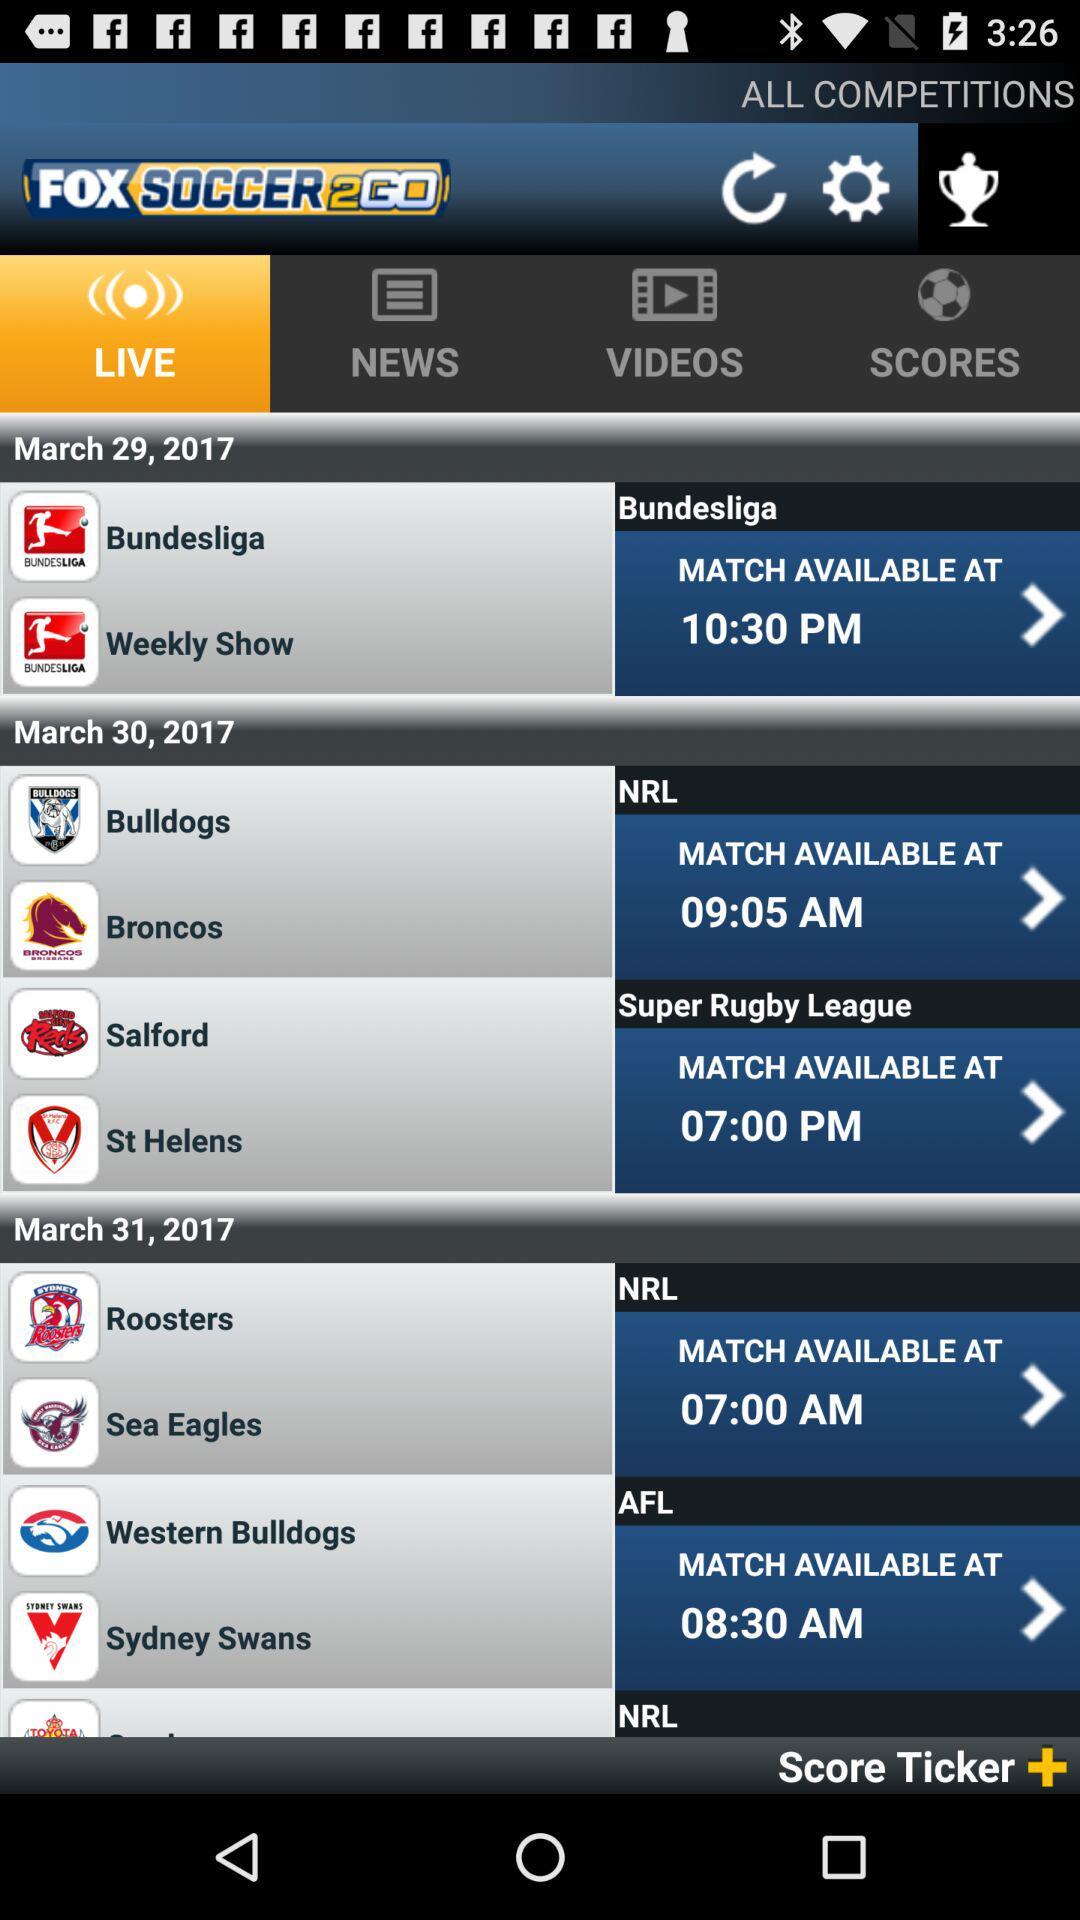  I want to click on the salford app, so click(156, 1033).